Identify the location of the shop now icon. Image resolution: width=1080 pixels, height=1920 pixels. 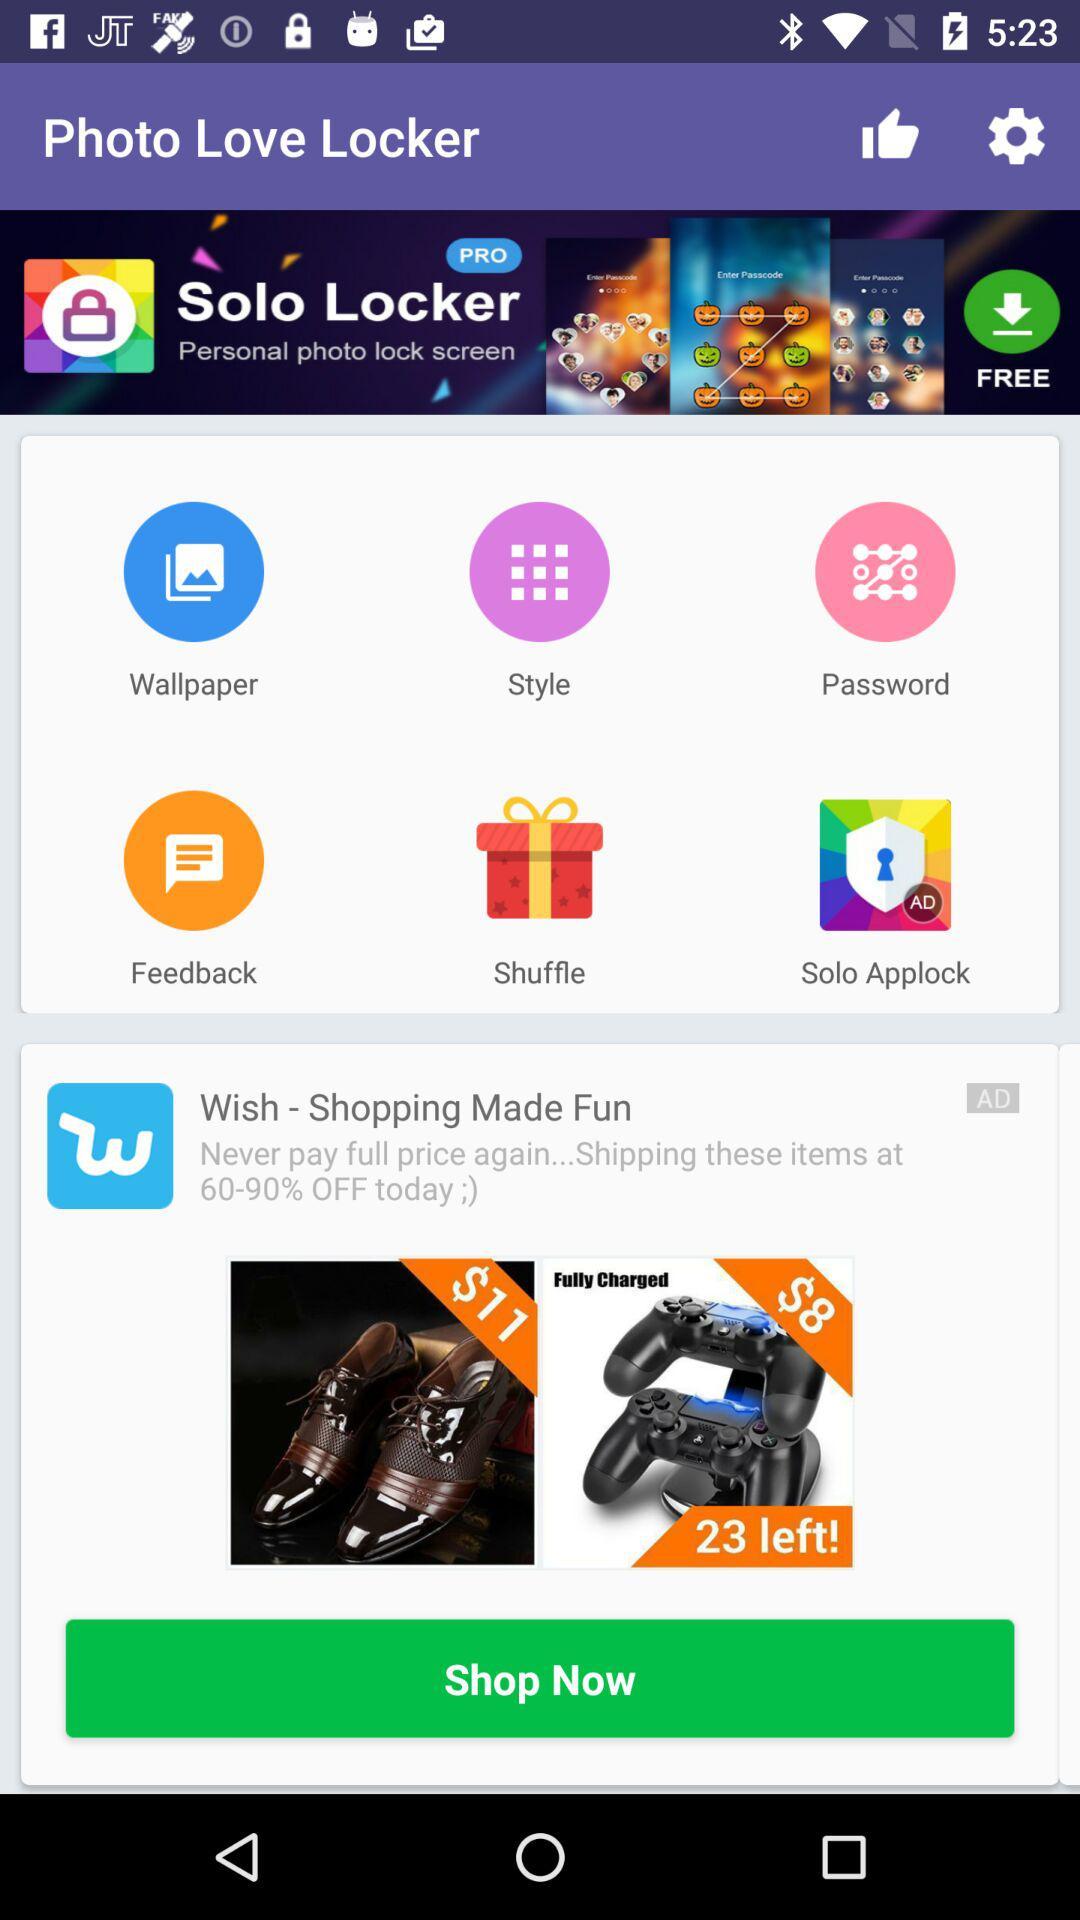
(540, 1680).